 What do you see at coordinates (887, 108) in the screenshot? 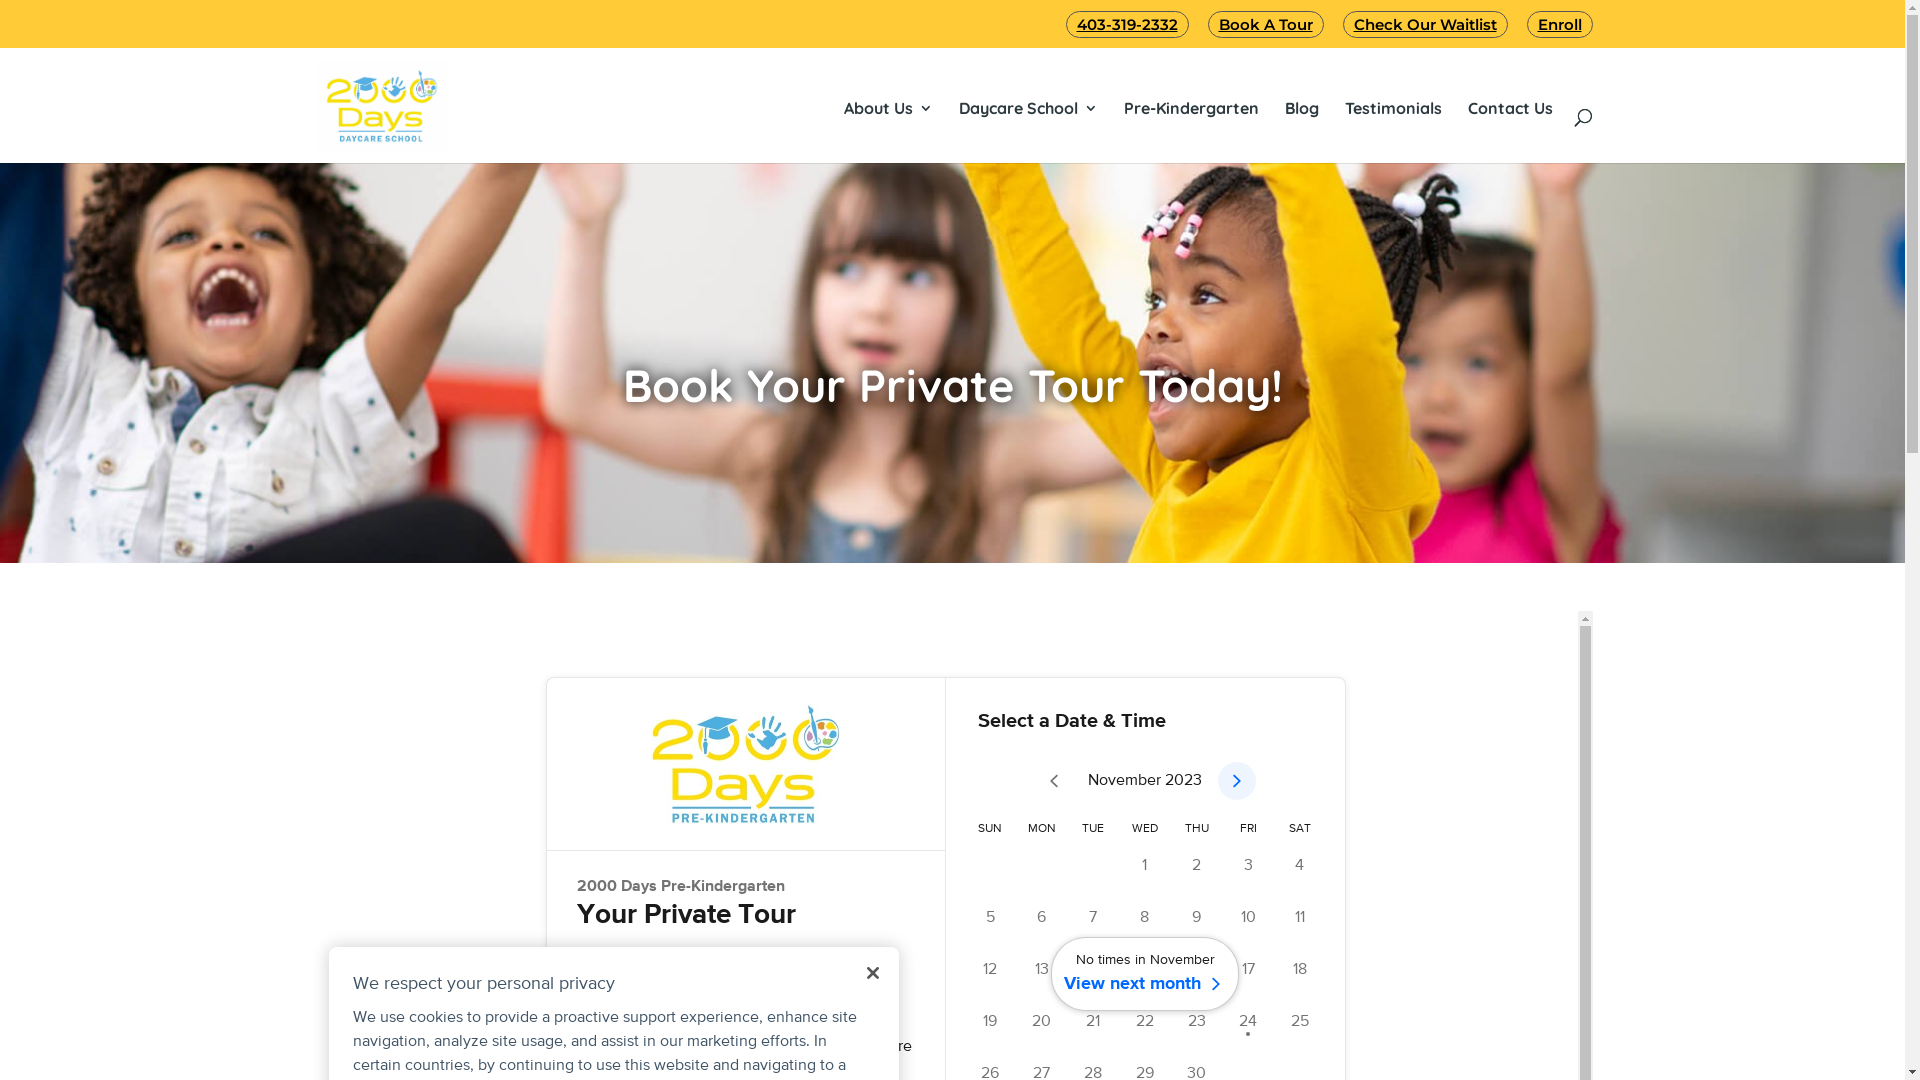
I see `'About Us'` at bounding box center [887, 108].